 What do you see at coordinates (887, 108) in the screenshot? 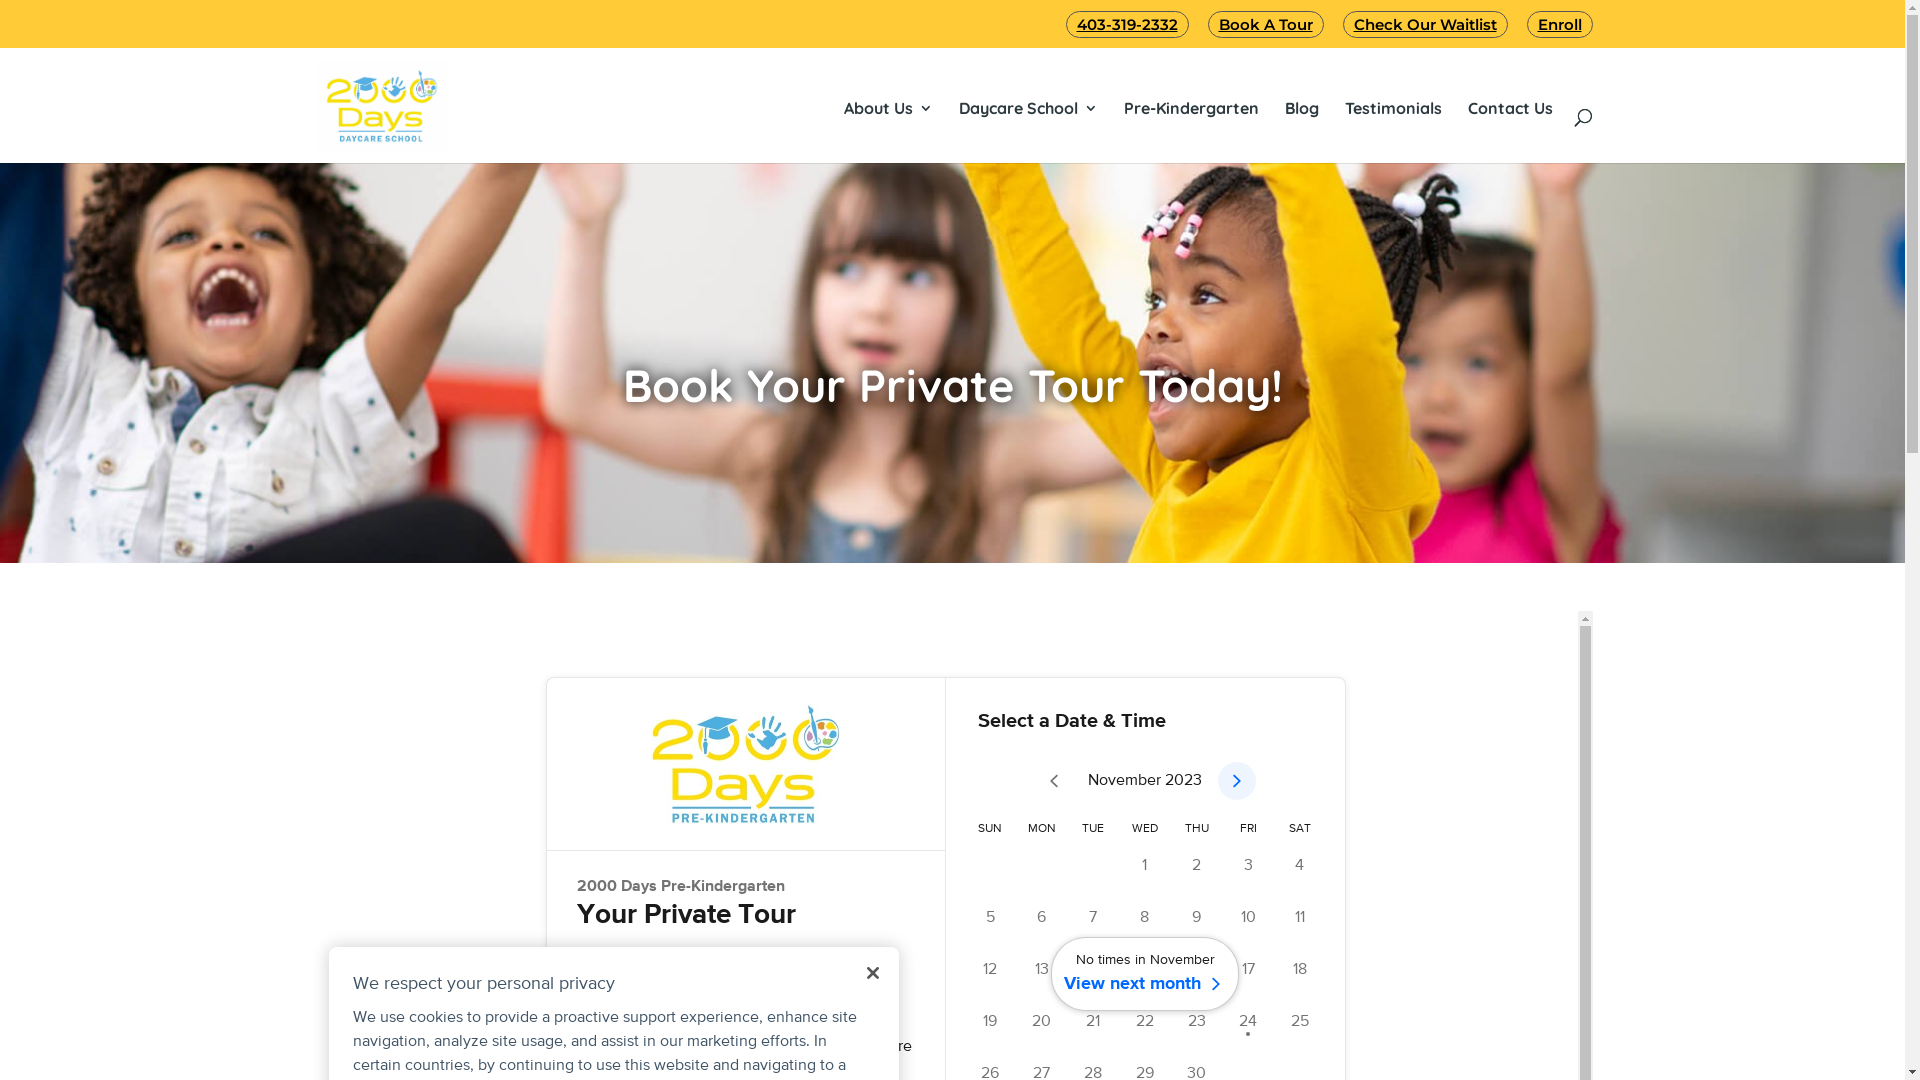
I see `'About Us'` at bounding box center [887, 108].